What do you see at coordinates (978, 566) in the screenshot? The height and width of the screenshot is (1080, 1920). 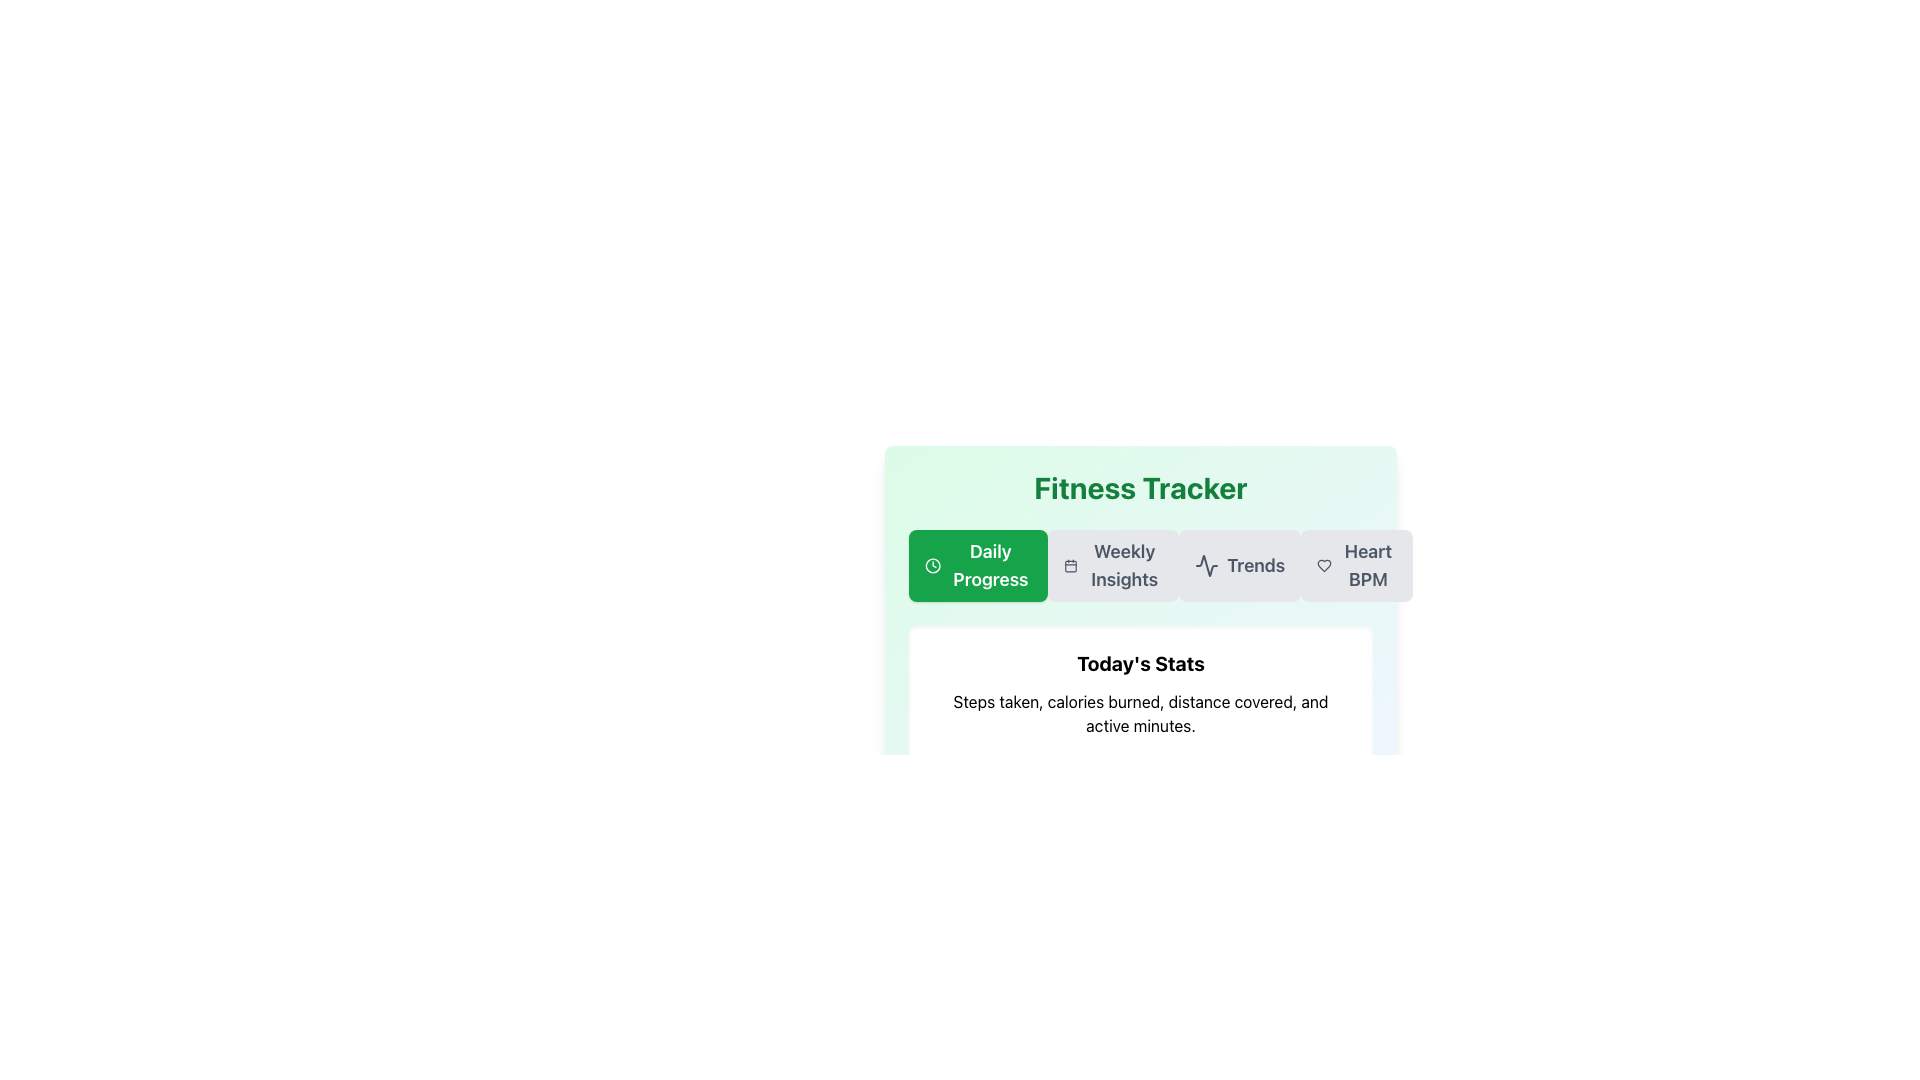 I see `the 'Daily Progress' button` at bounding box center [978, 566].